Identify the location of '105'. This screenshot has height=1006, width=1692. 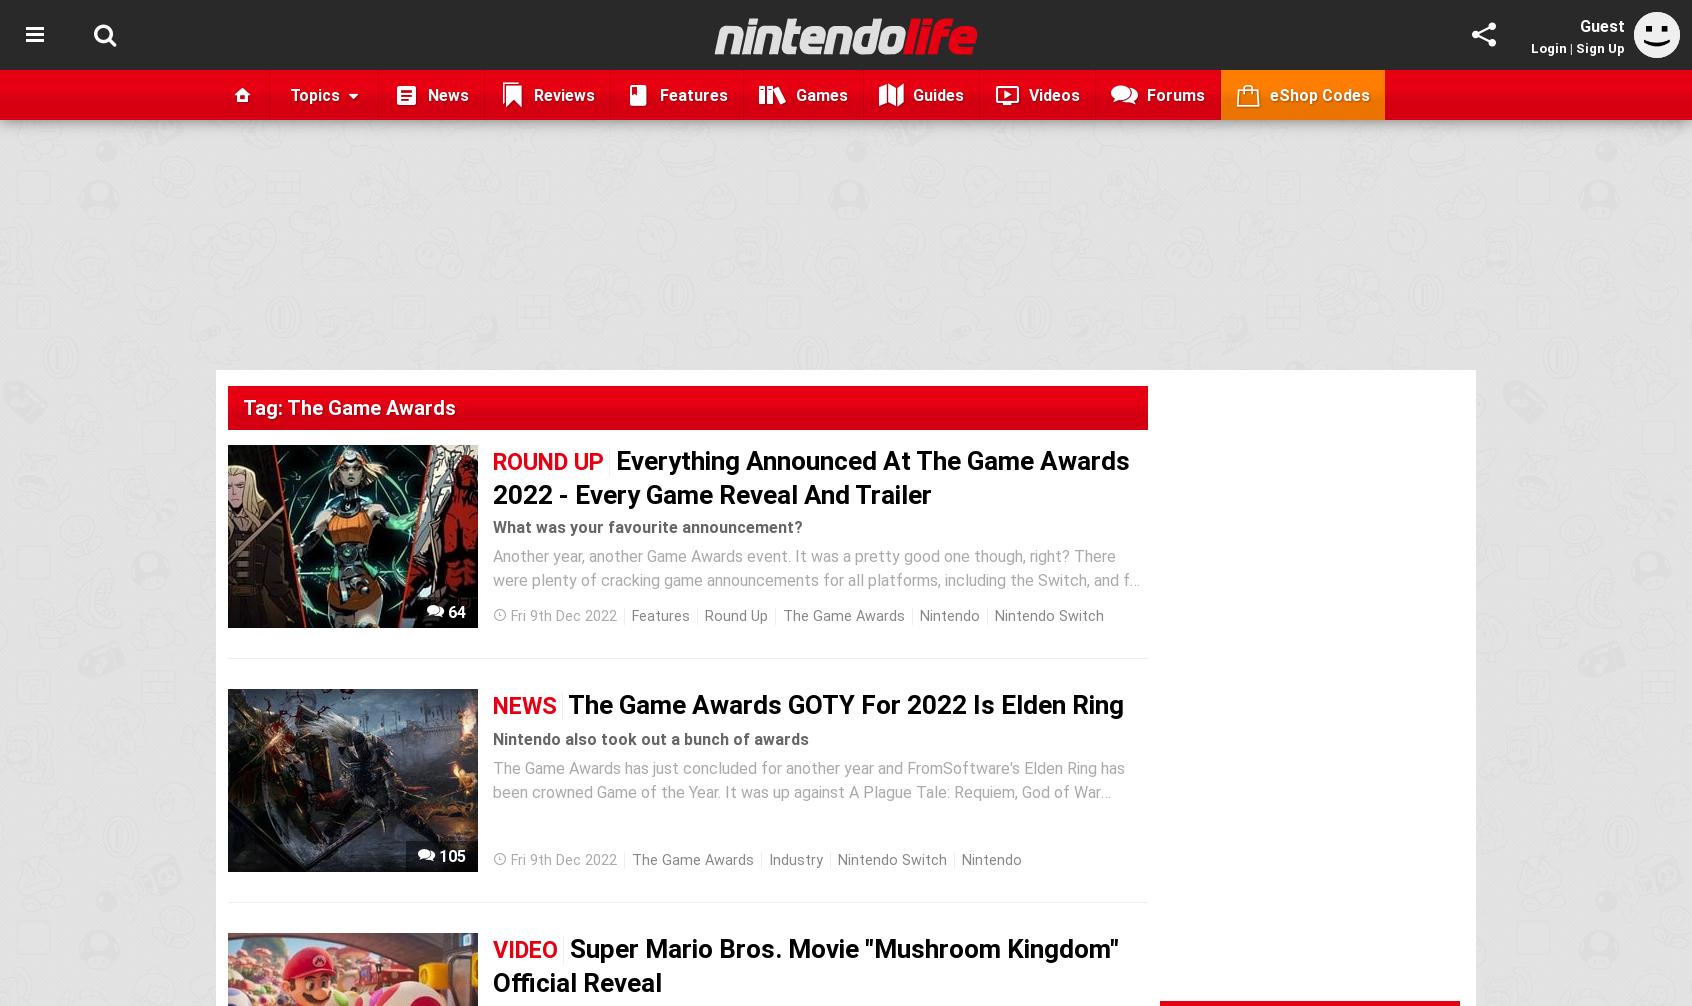
(449, 855).